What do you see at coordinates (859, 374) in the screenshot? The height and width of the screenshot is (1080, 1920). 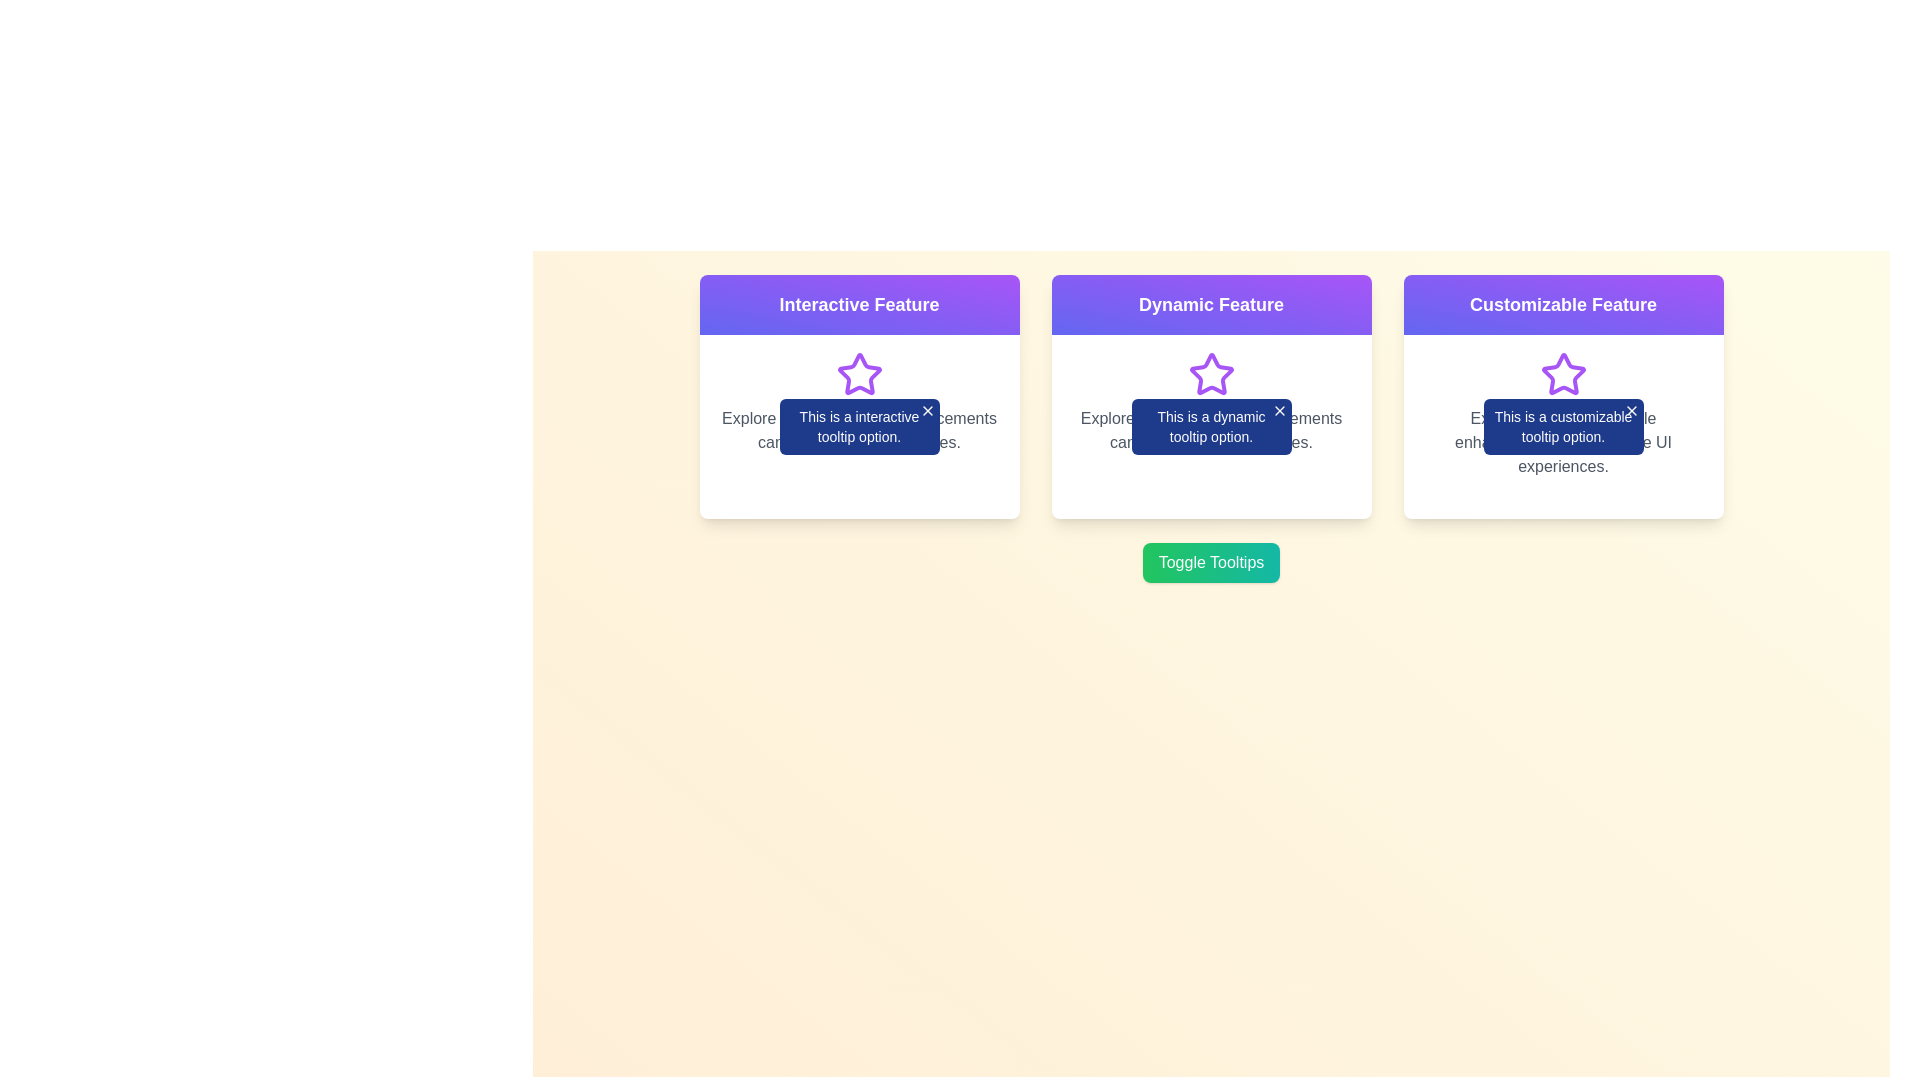 I see `the purple star icon located under the 'Interactive Feature' header, which is the first icon in a row of three, above its descriptive text` at bounding box center [859, 374].